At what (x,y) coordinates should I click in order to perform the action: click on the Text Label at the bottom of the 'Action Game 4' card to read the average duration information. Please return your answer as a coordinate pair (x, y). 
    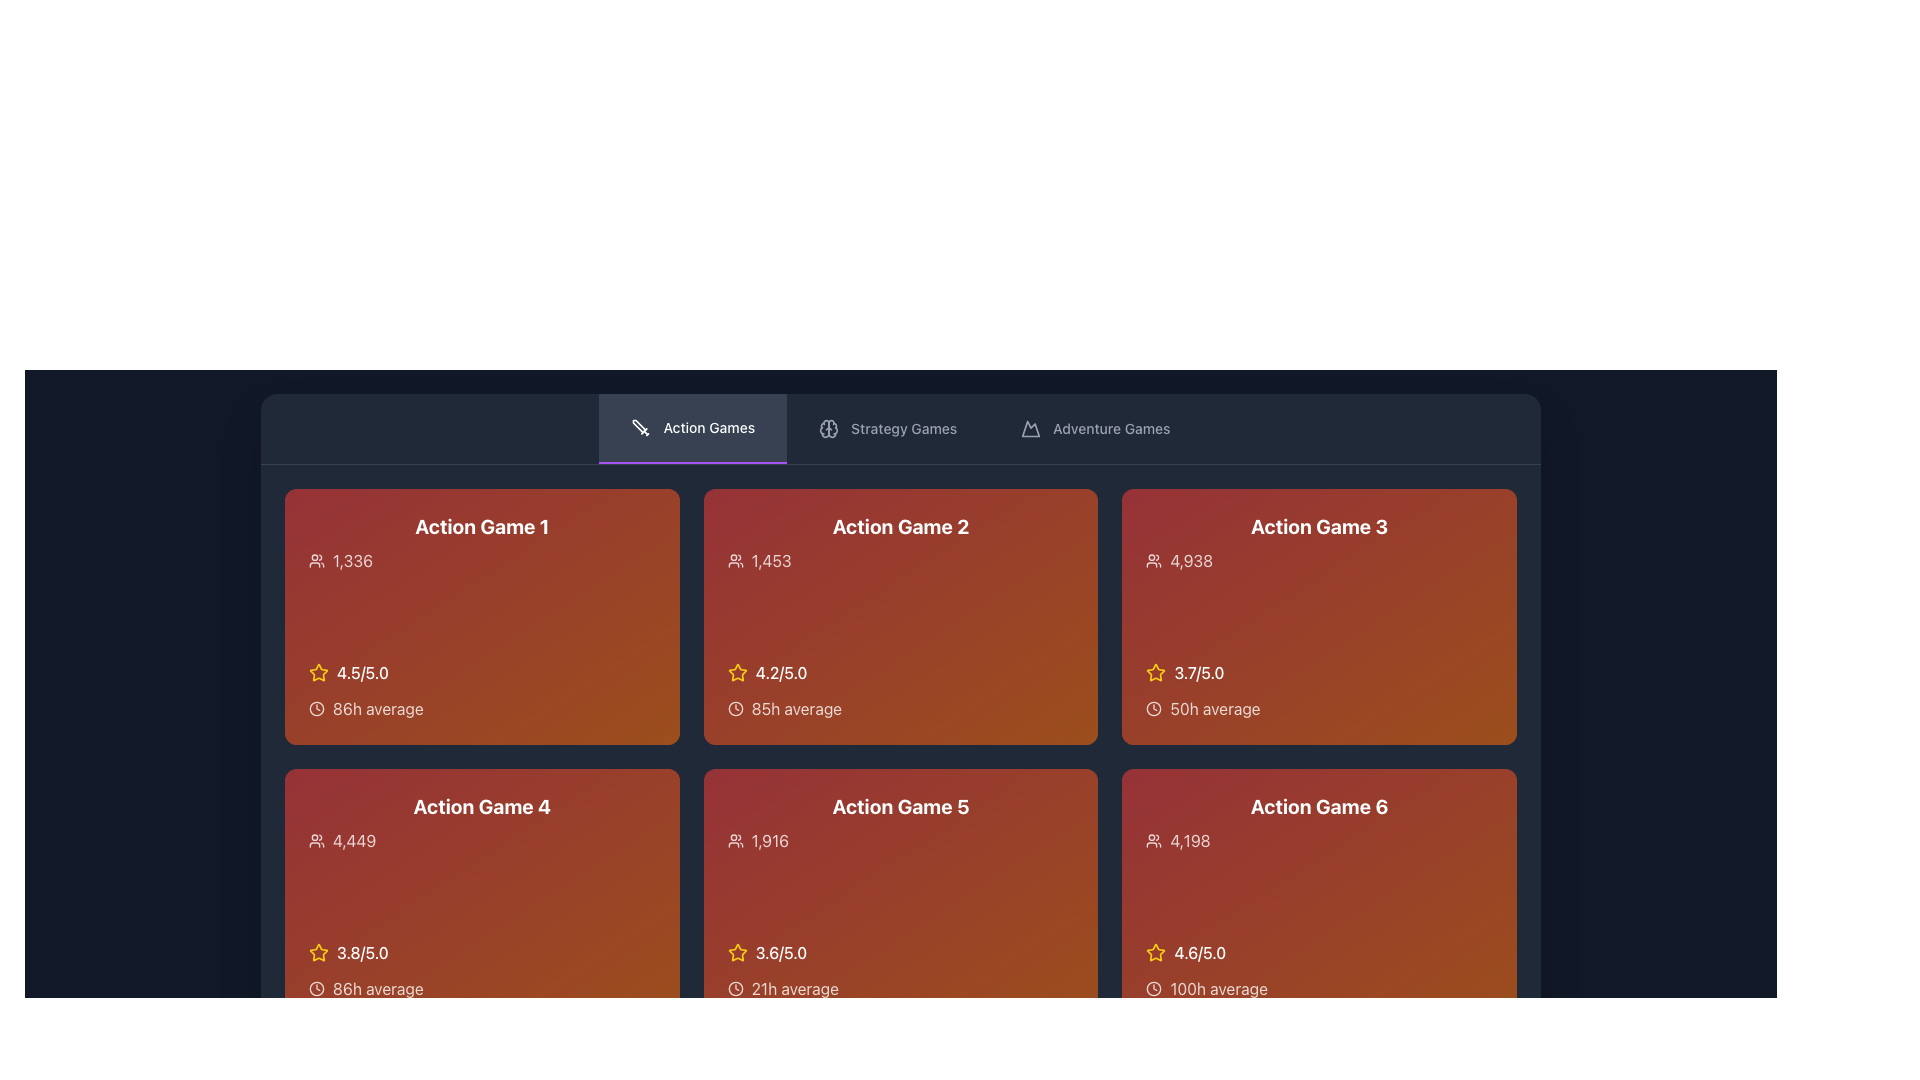
    Looking at the image, I should click on (378, 987).